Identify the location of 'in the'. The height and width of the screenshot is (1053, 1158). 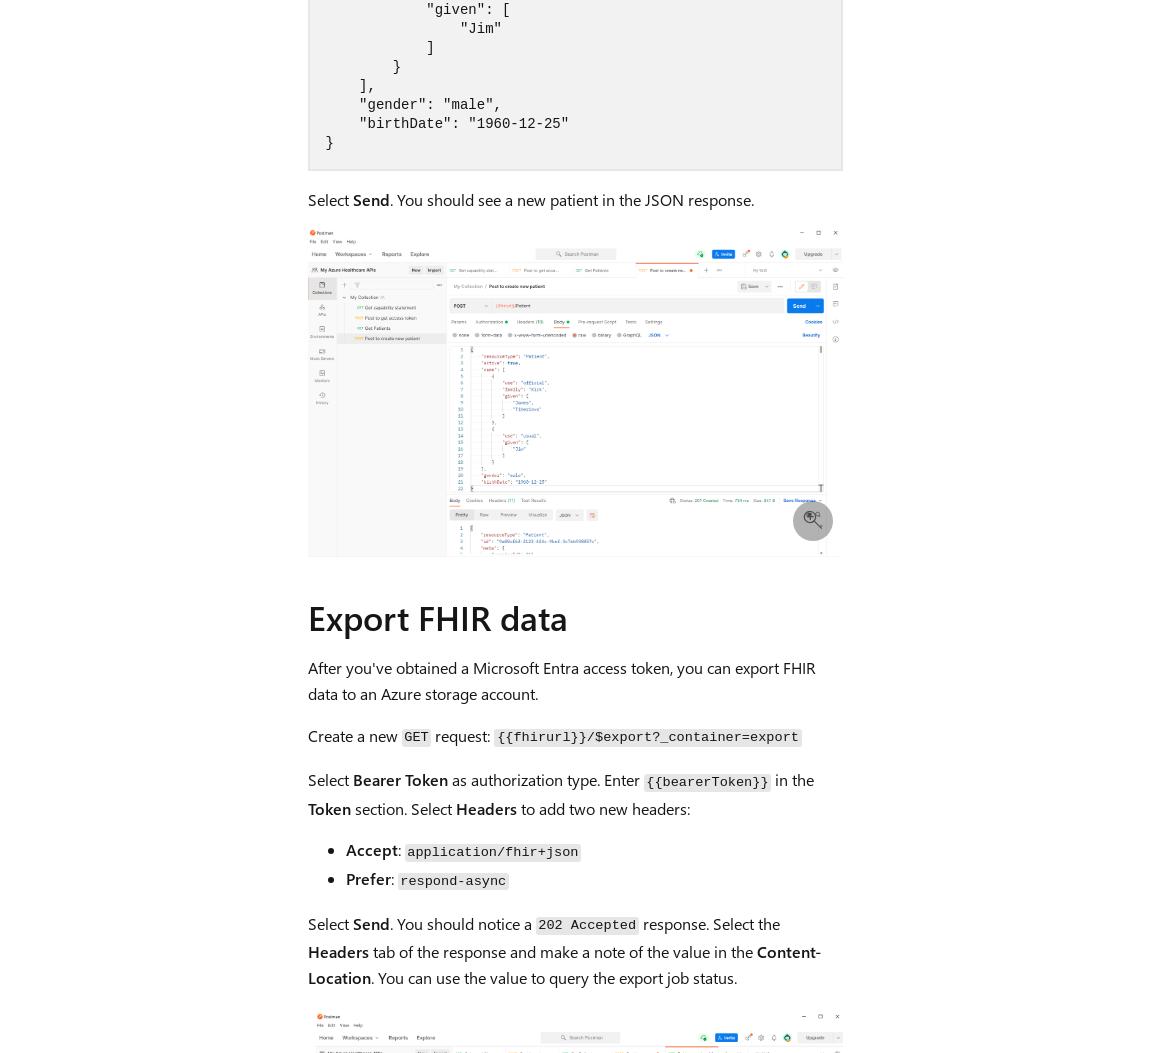
(792, 779).